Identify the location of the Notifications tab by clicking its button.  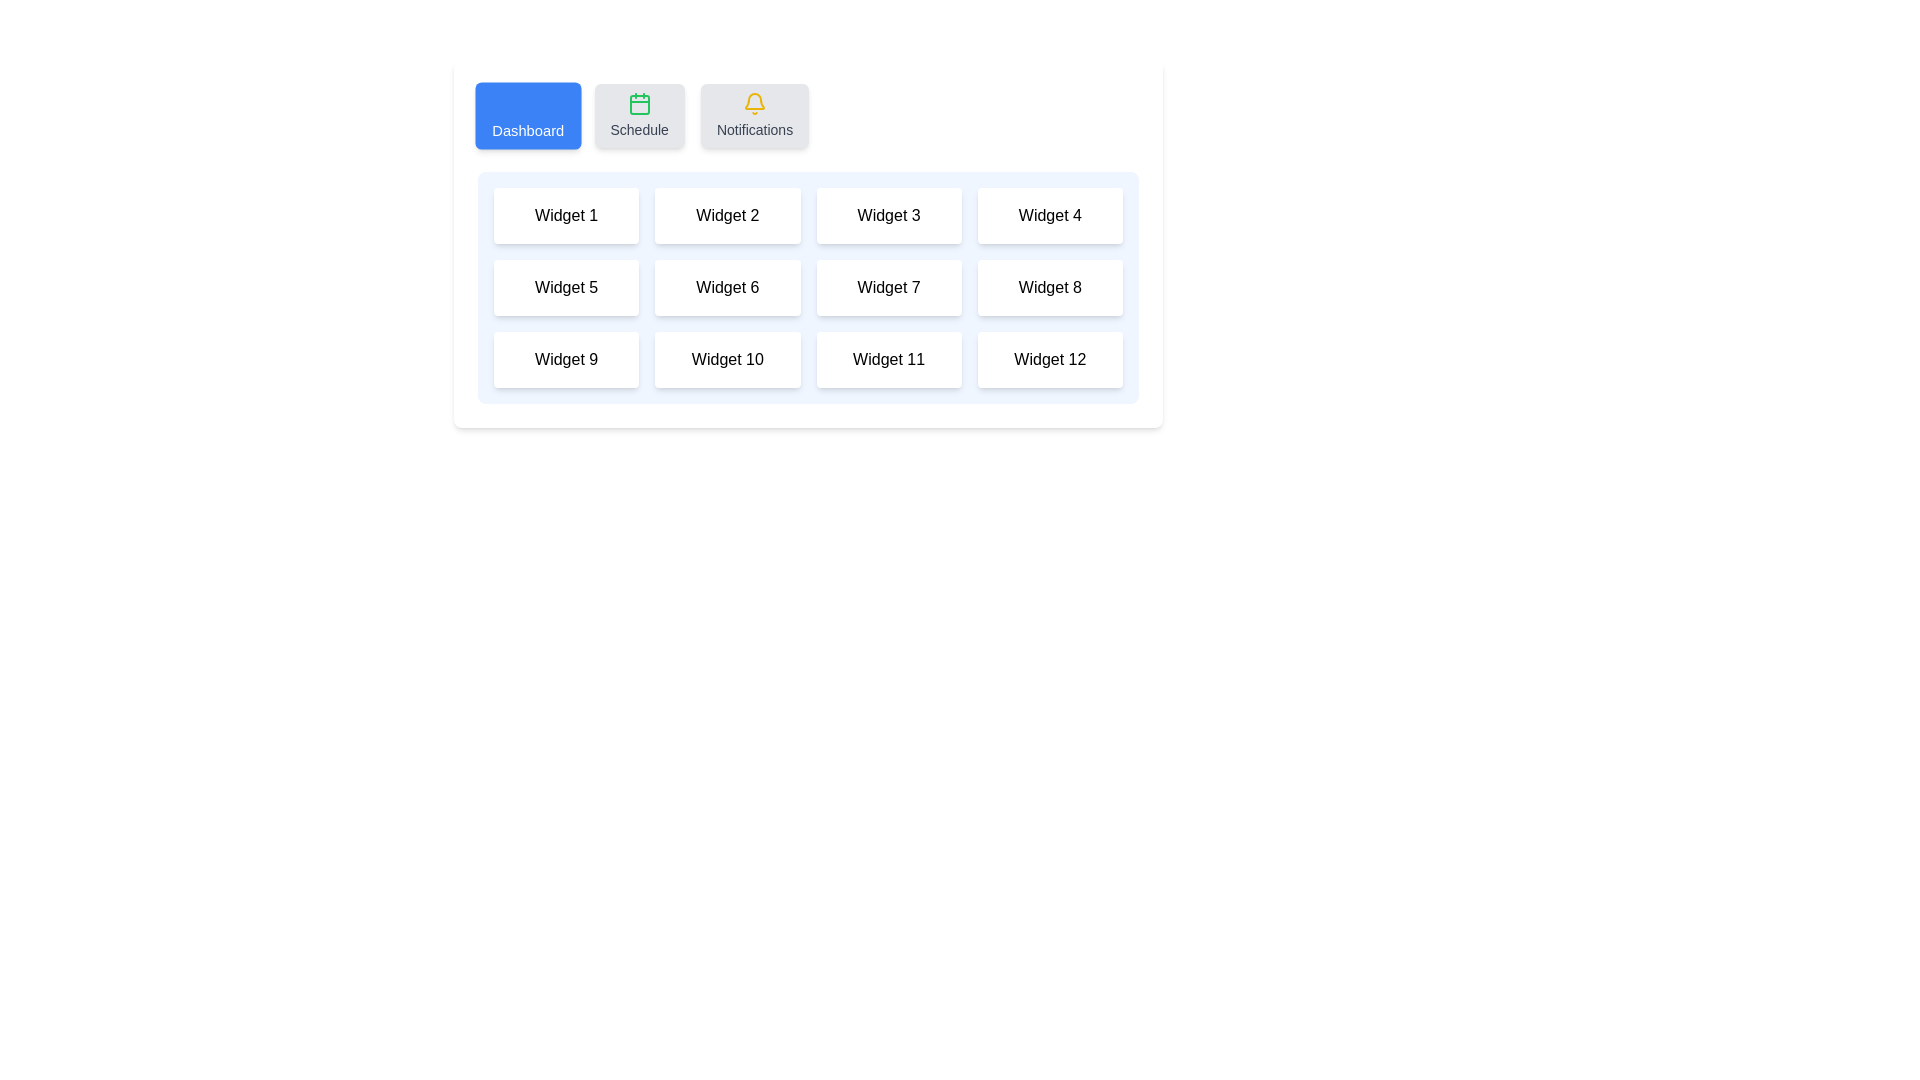
(753, 115).